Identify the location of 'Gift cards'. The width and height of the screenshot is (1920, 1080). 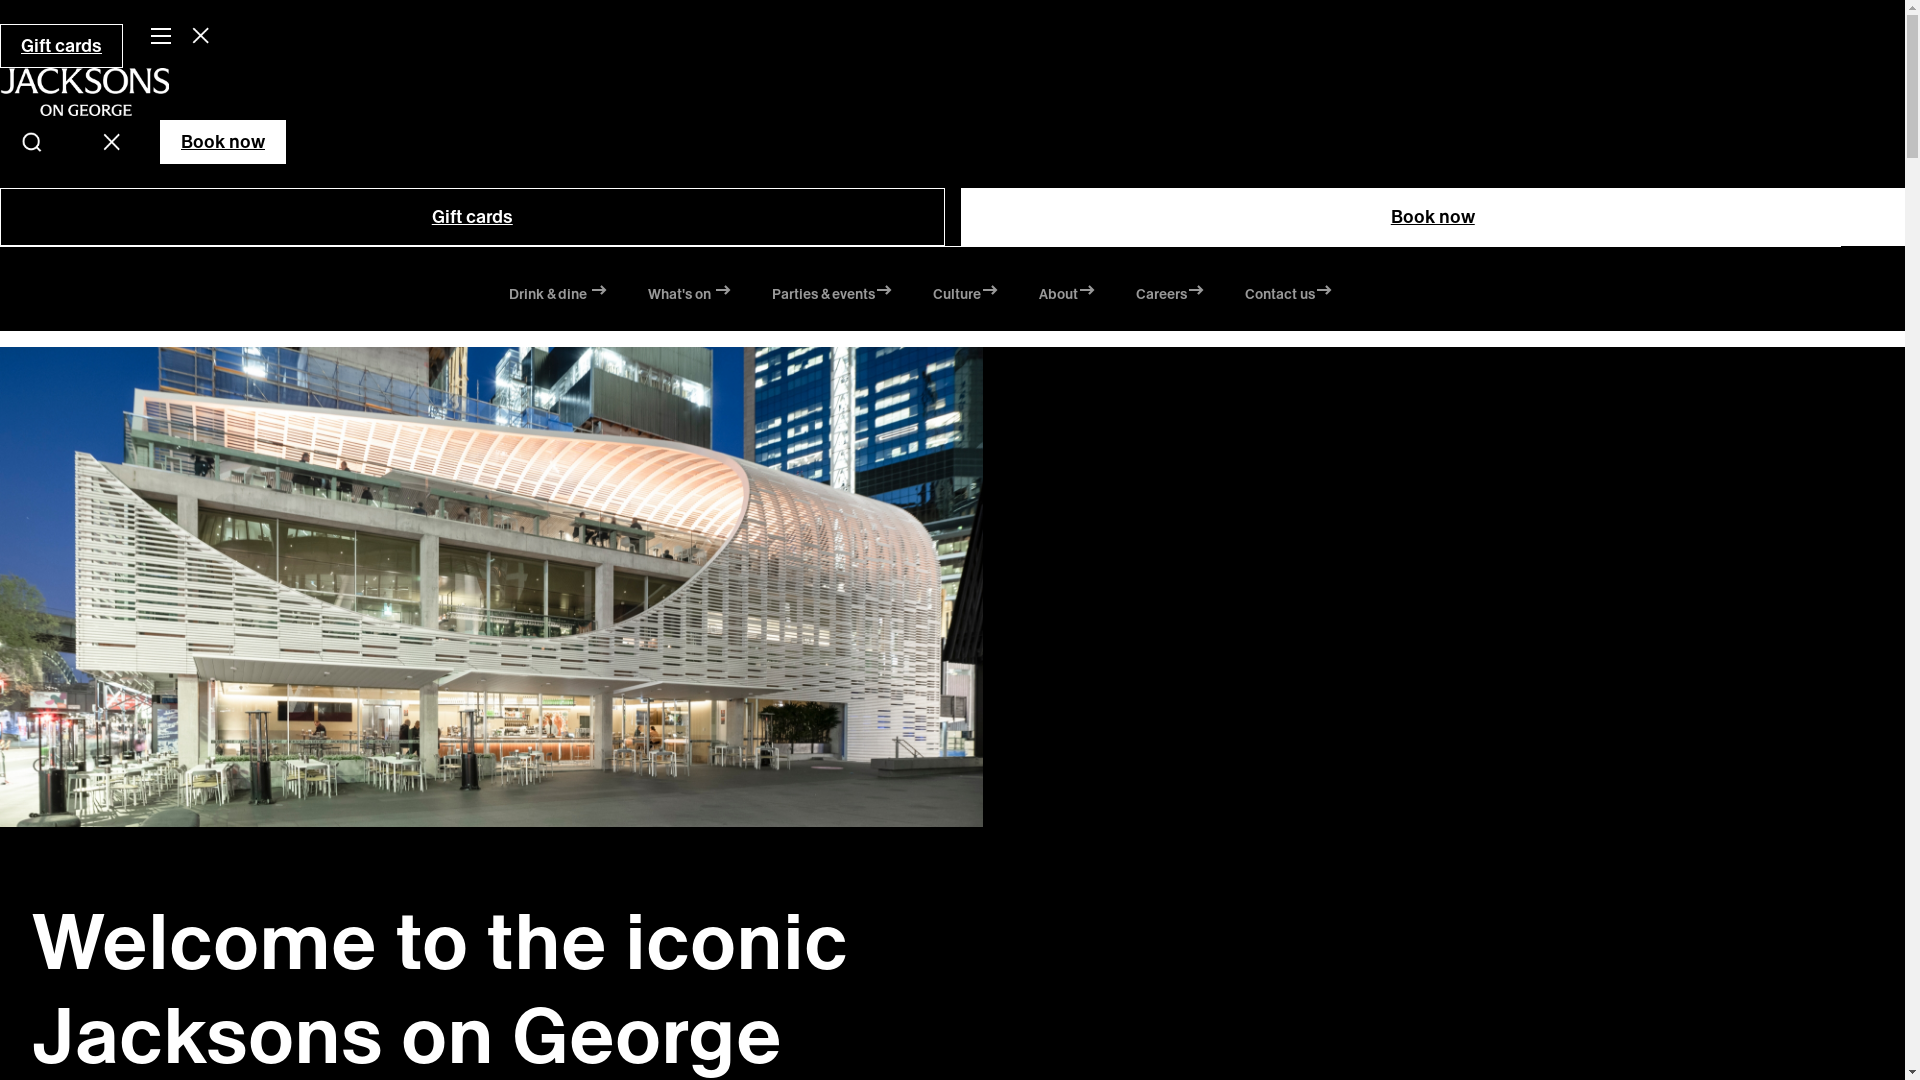
(61, 45).